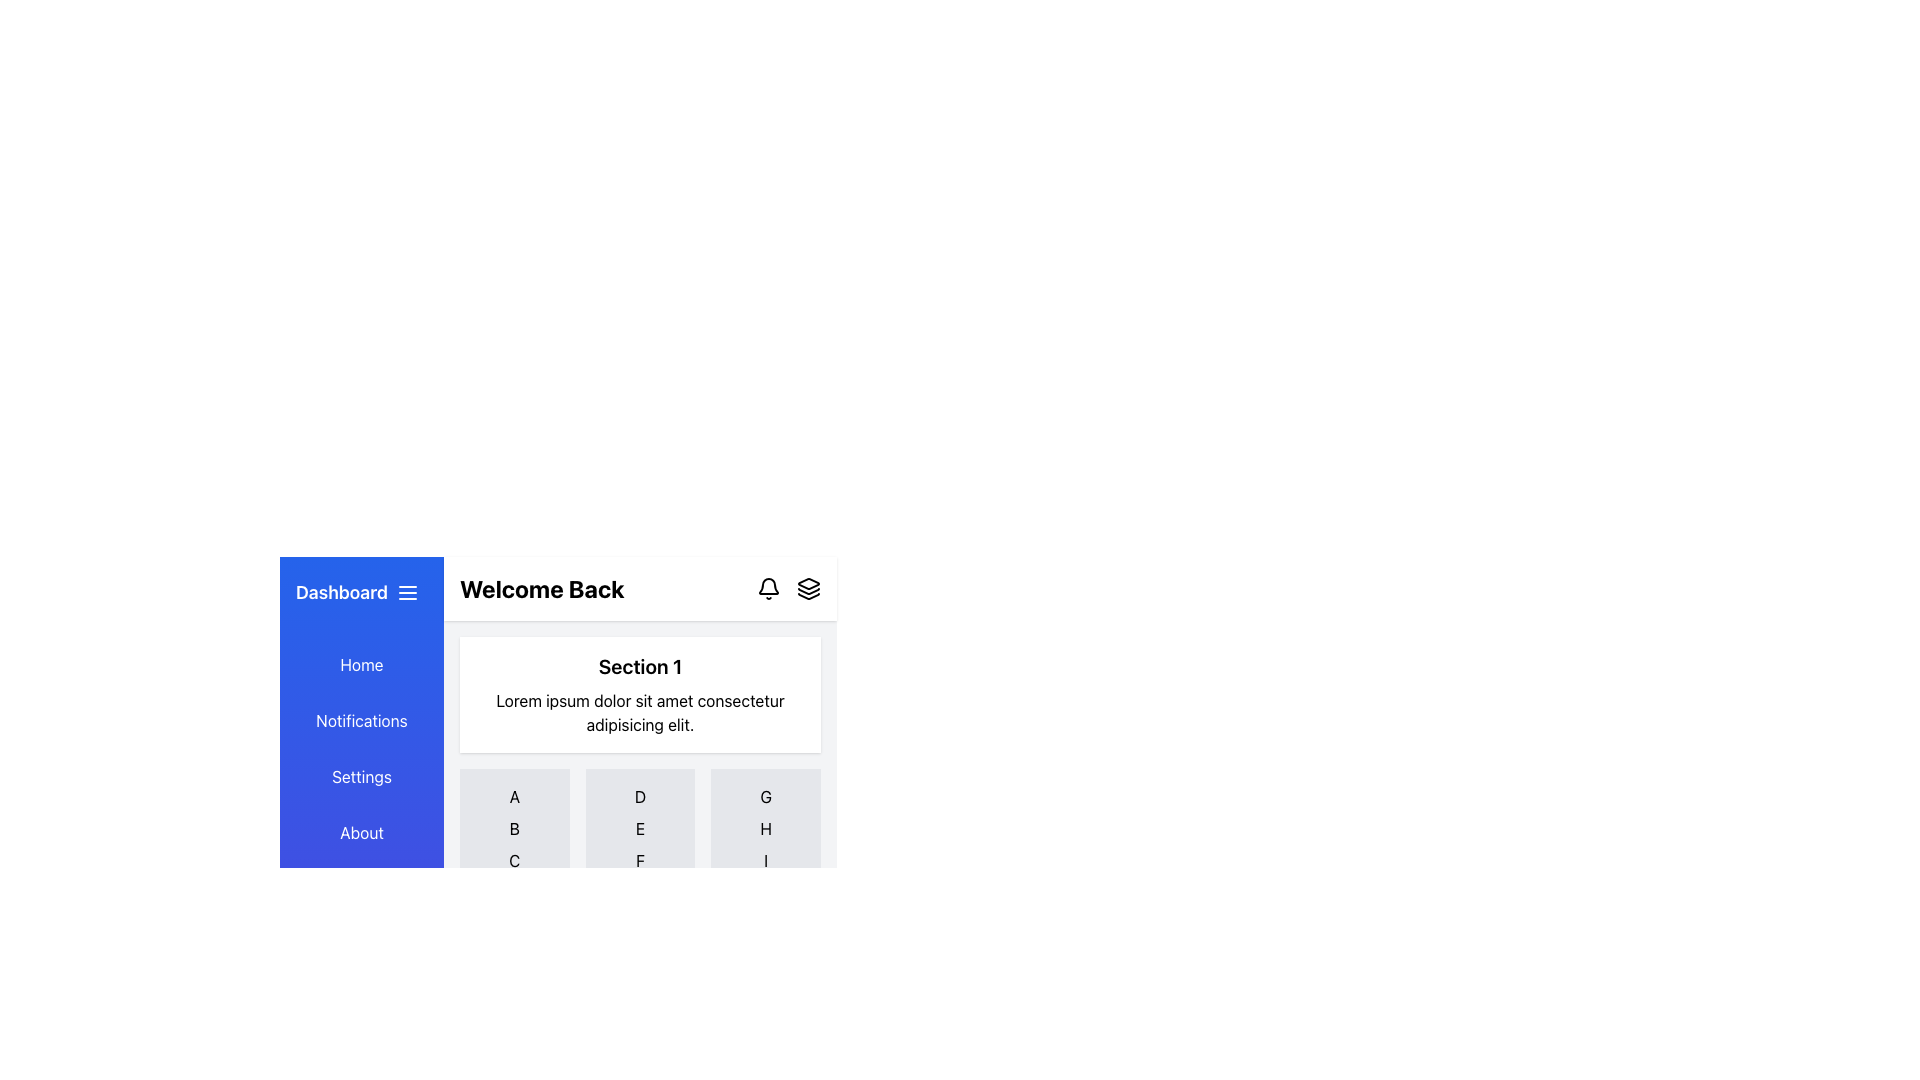 The height and width of the screenshot is (1080, 1920). What do you see at coordinates (767, 588) in the screenshot?
I see `the bell icon located in the upper-right corner of the interface, which is styled in a simplified outline without fill color and positioned to the left of a stack-like icon` at bounding box center [767, 588].